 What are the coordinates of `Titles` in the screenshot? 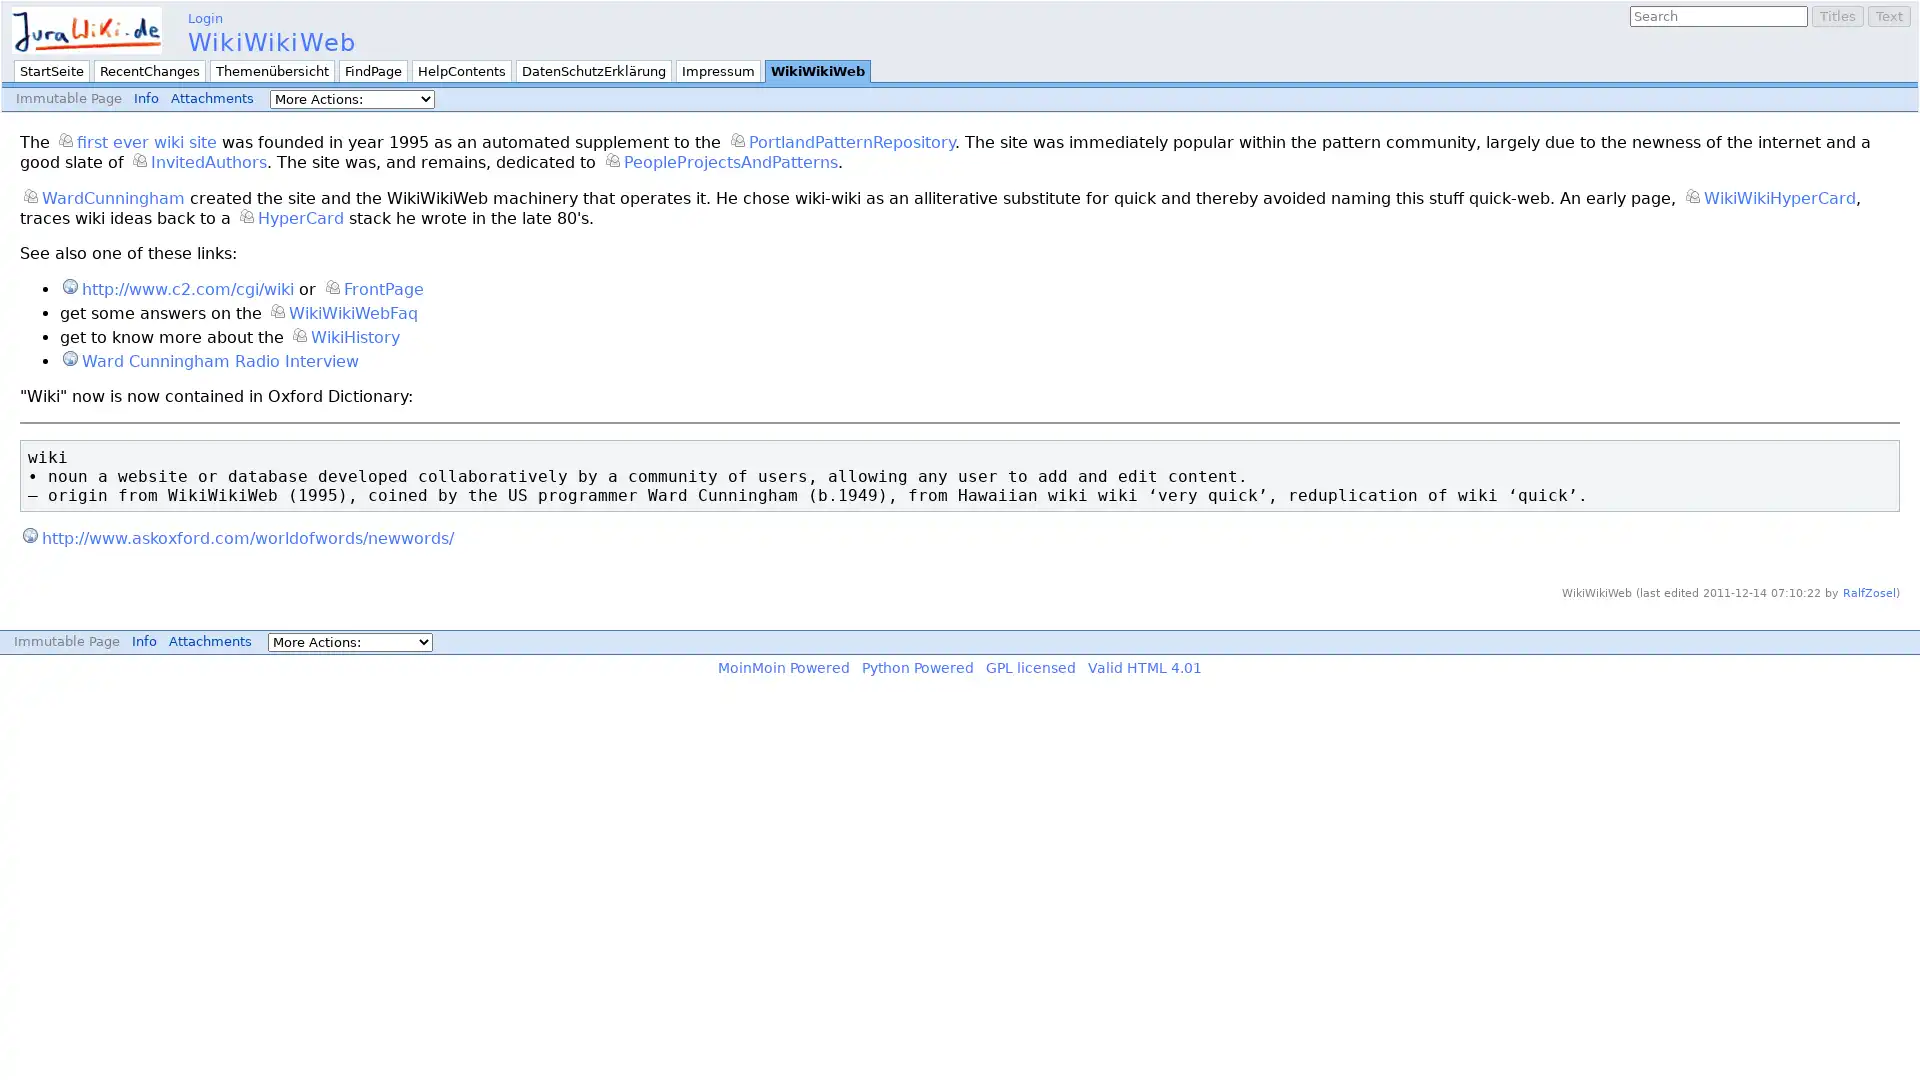 It's located at (1838, 16).